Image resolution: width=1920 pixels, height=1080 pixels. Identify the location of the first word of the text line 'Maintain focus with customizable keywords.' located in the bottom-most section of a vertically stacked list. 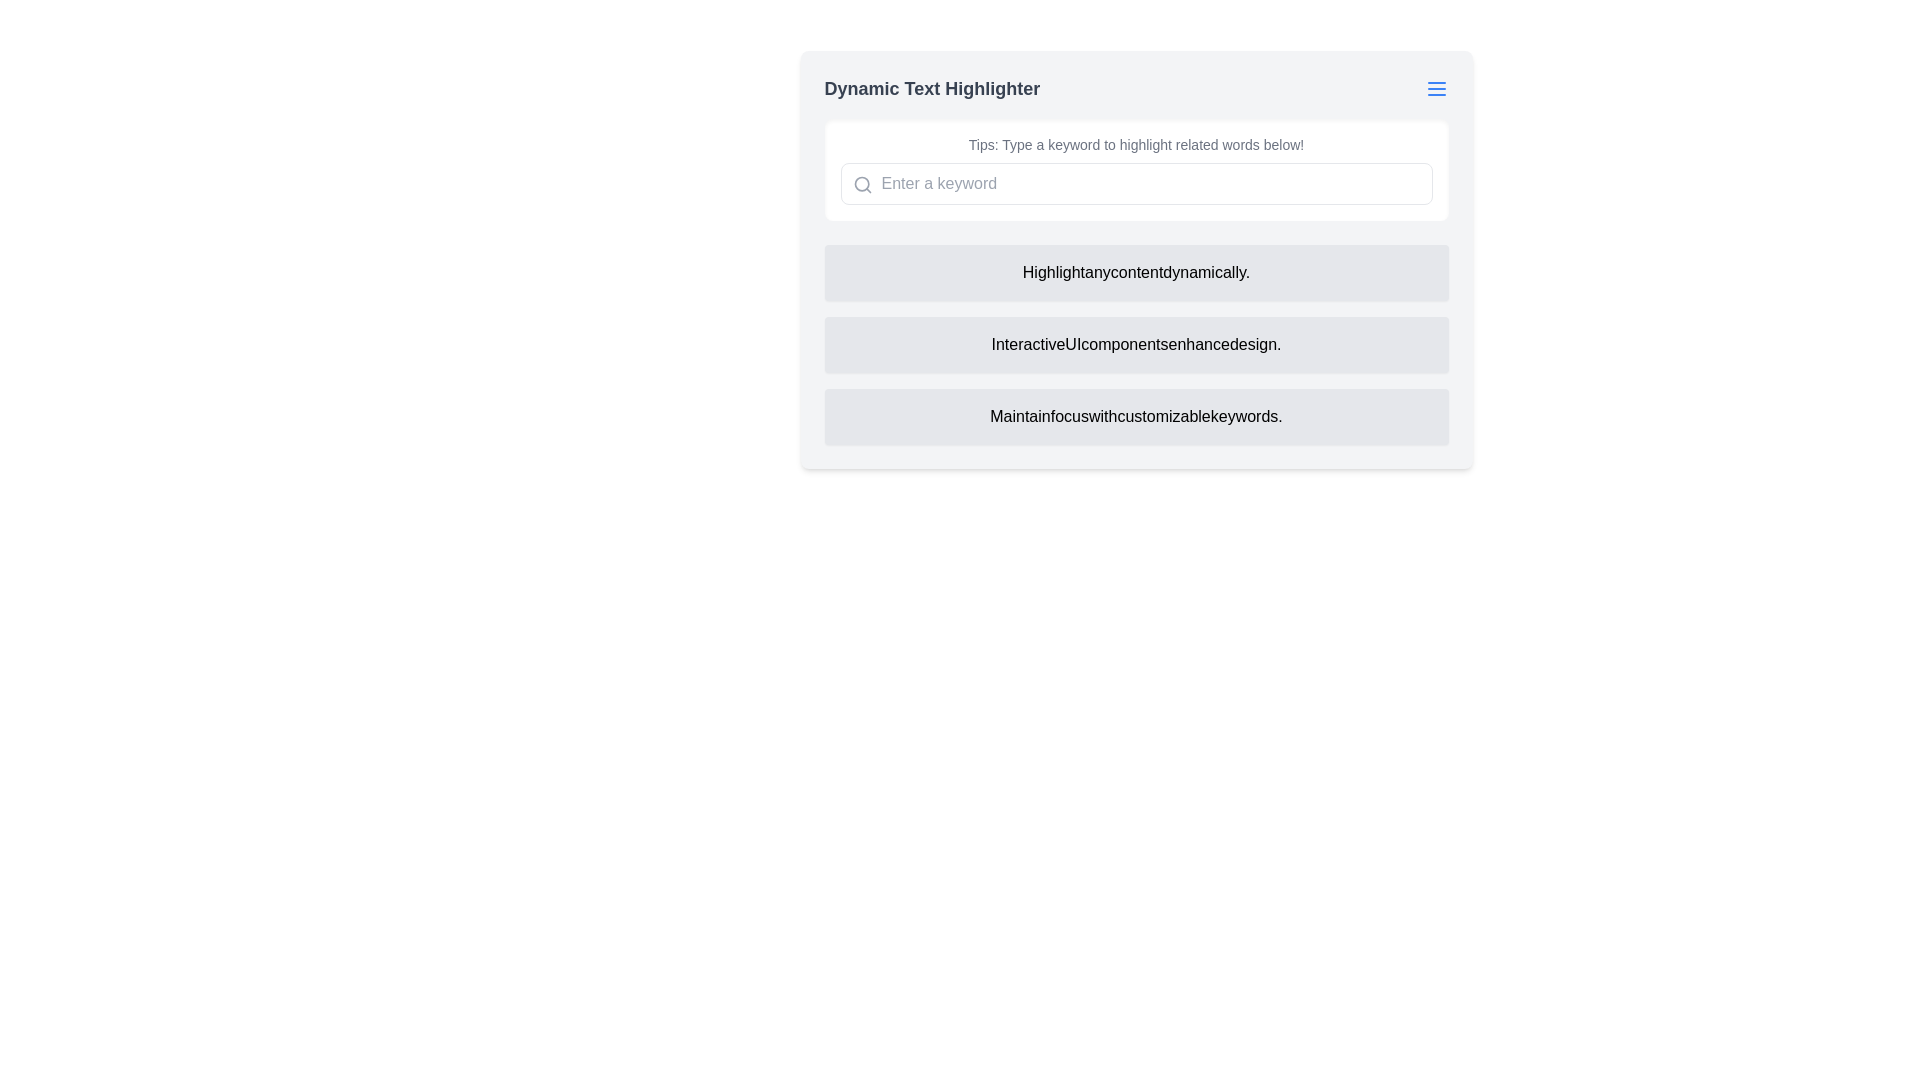
(1020, 415).